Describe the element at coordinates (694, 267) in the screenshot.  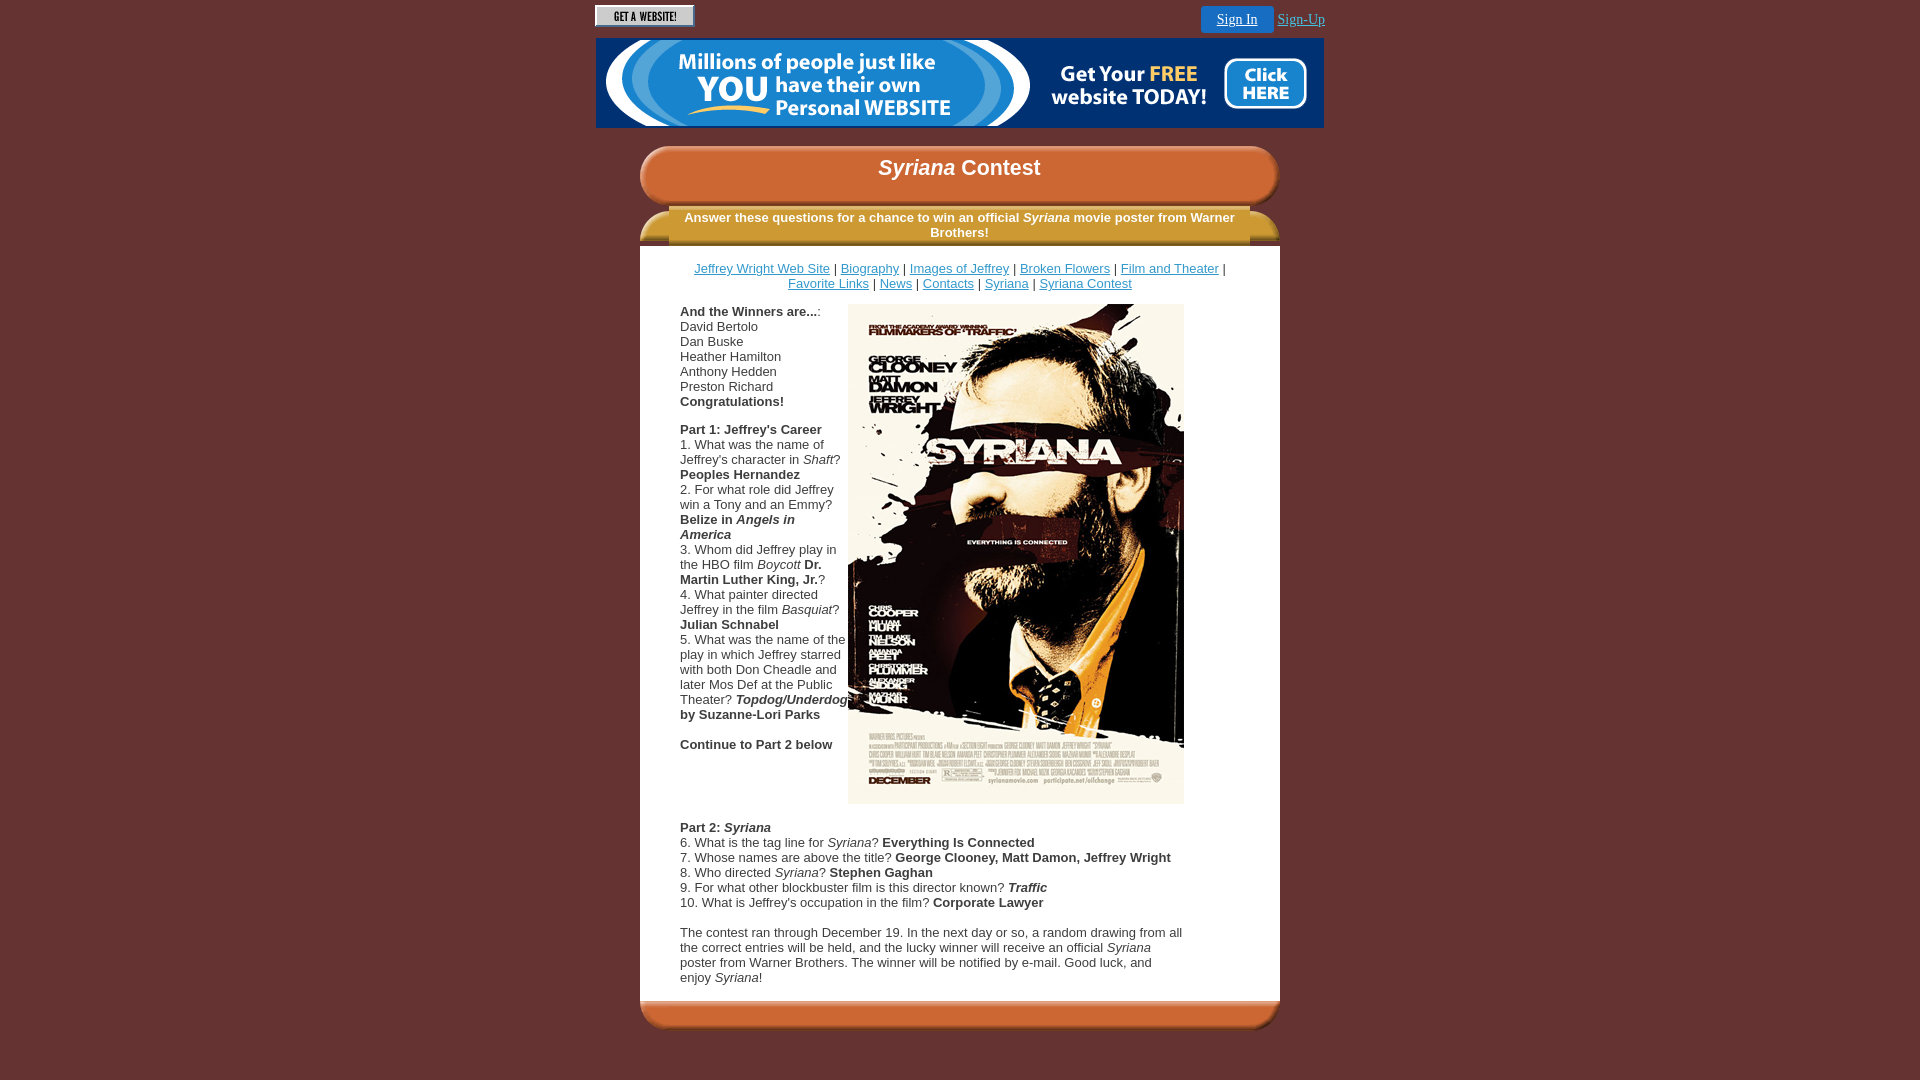
I see `'Jeffrey Wright Web Site'` at that location.